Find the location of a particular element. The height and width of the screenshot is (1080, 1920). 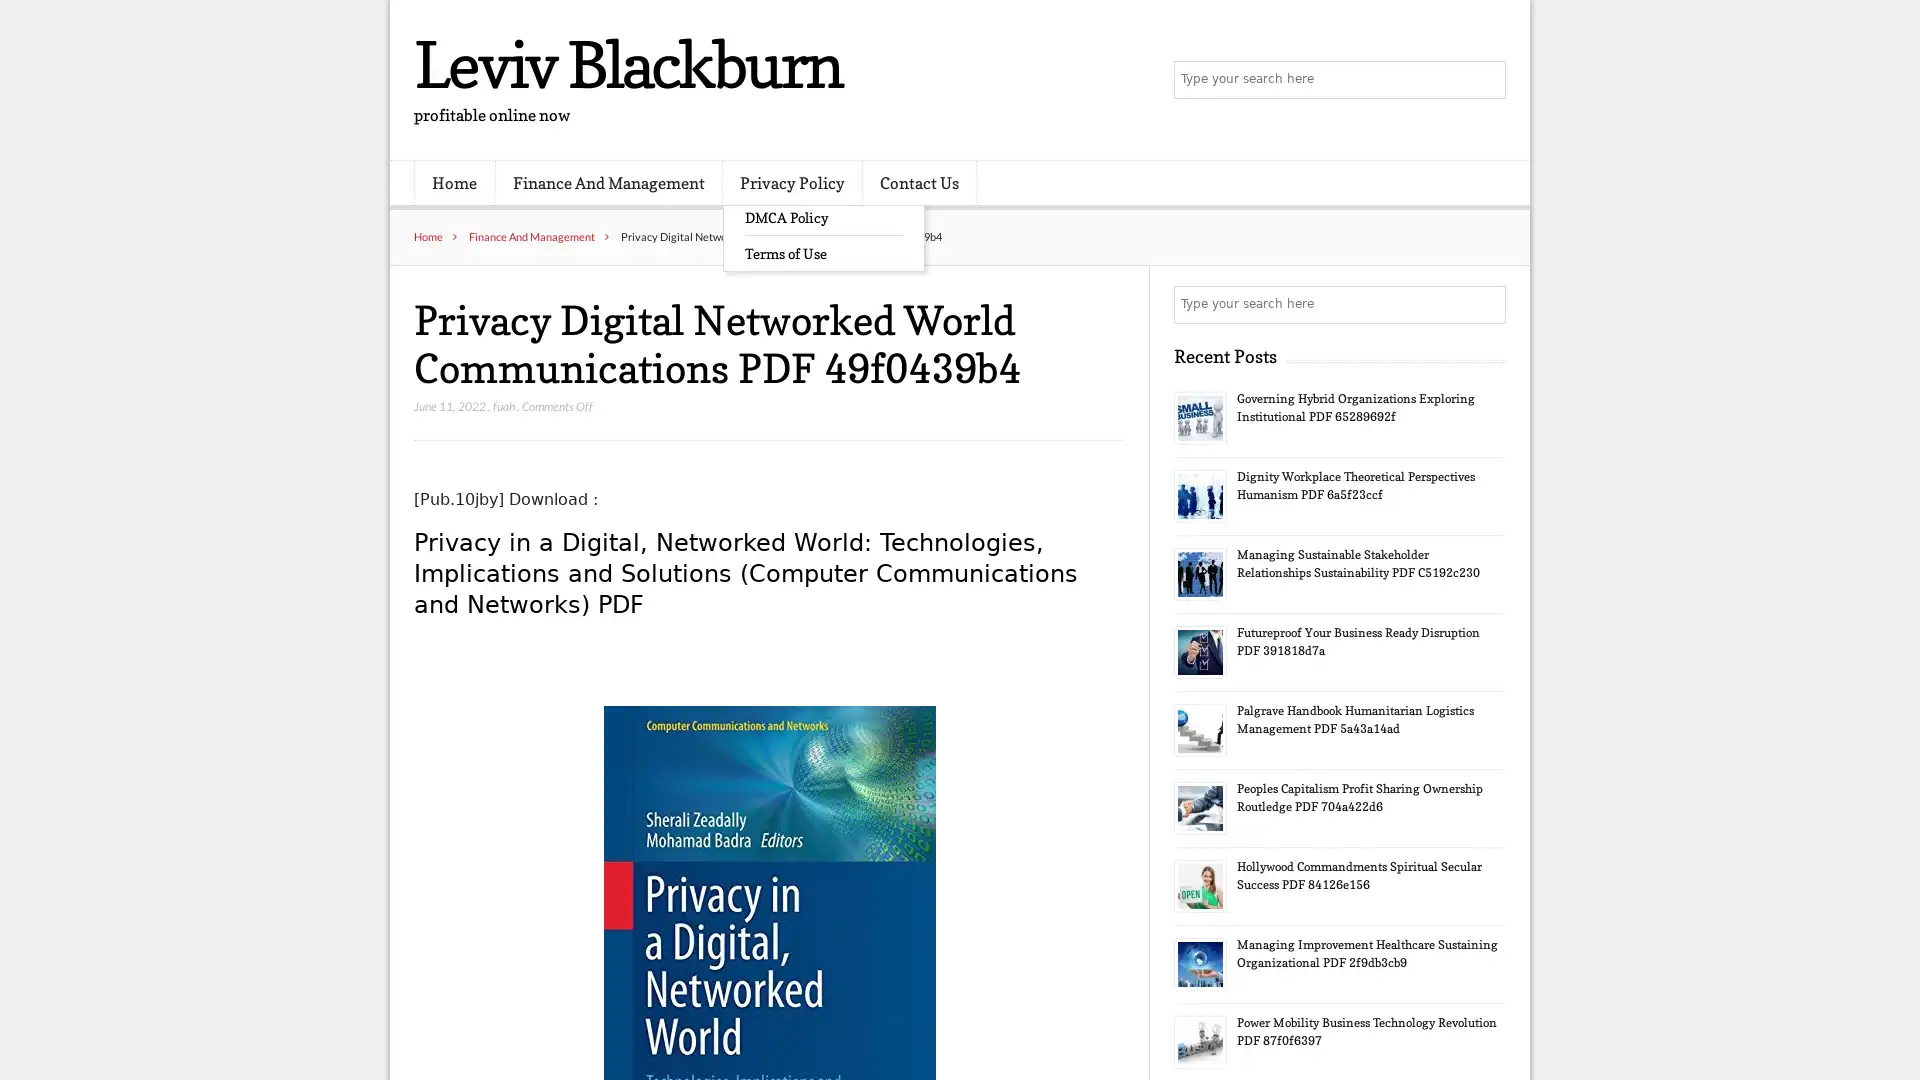

Search is located at coordinates (1485, 304).